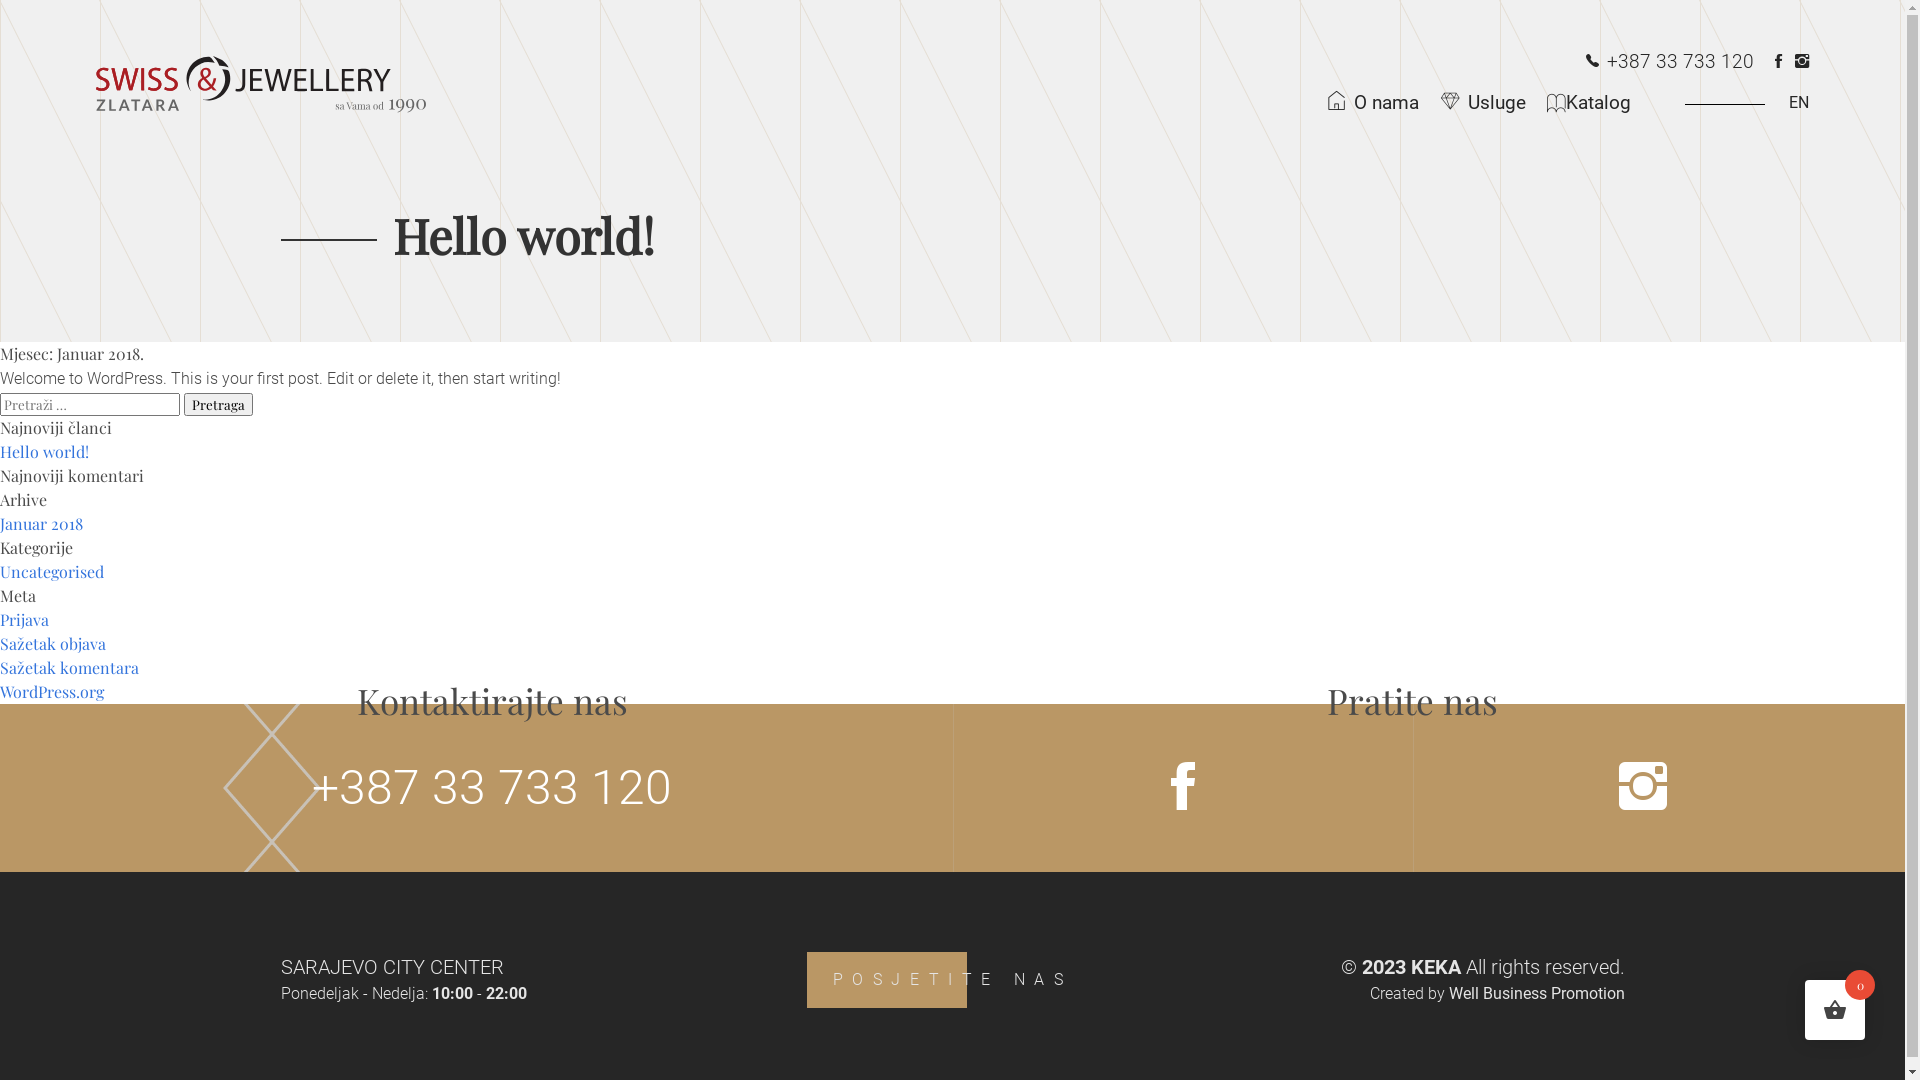 Image resolution: width=1920 pixels, height=1080 pixels. What do you see at coordinates (0, 571) in the screenshot?
I see `'Uncategorised'` at bounding box center [0, 571].